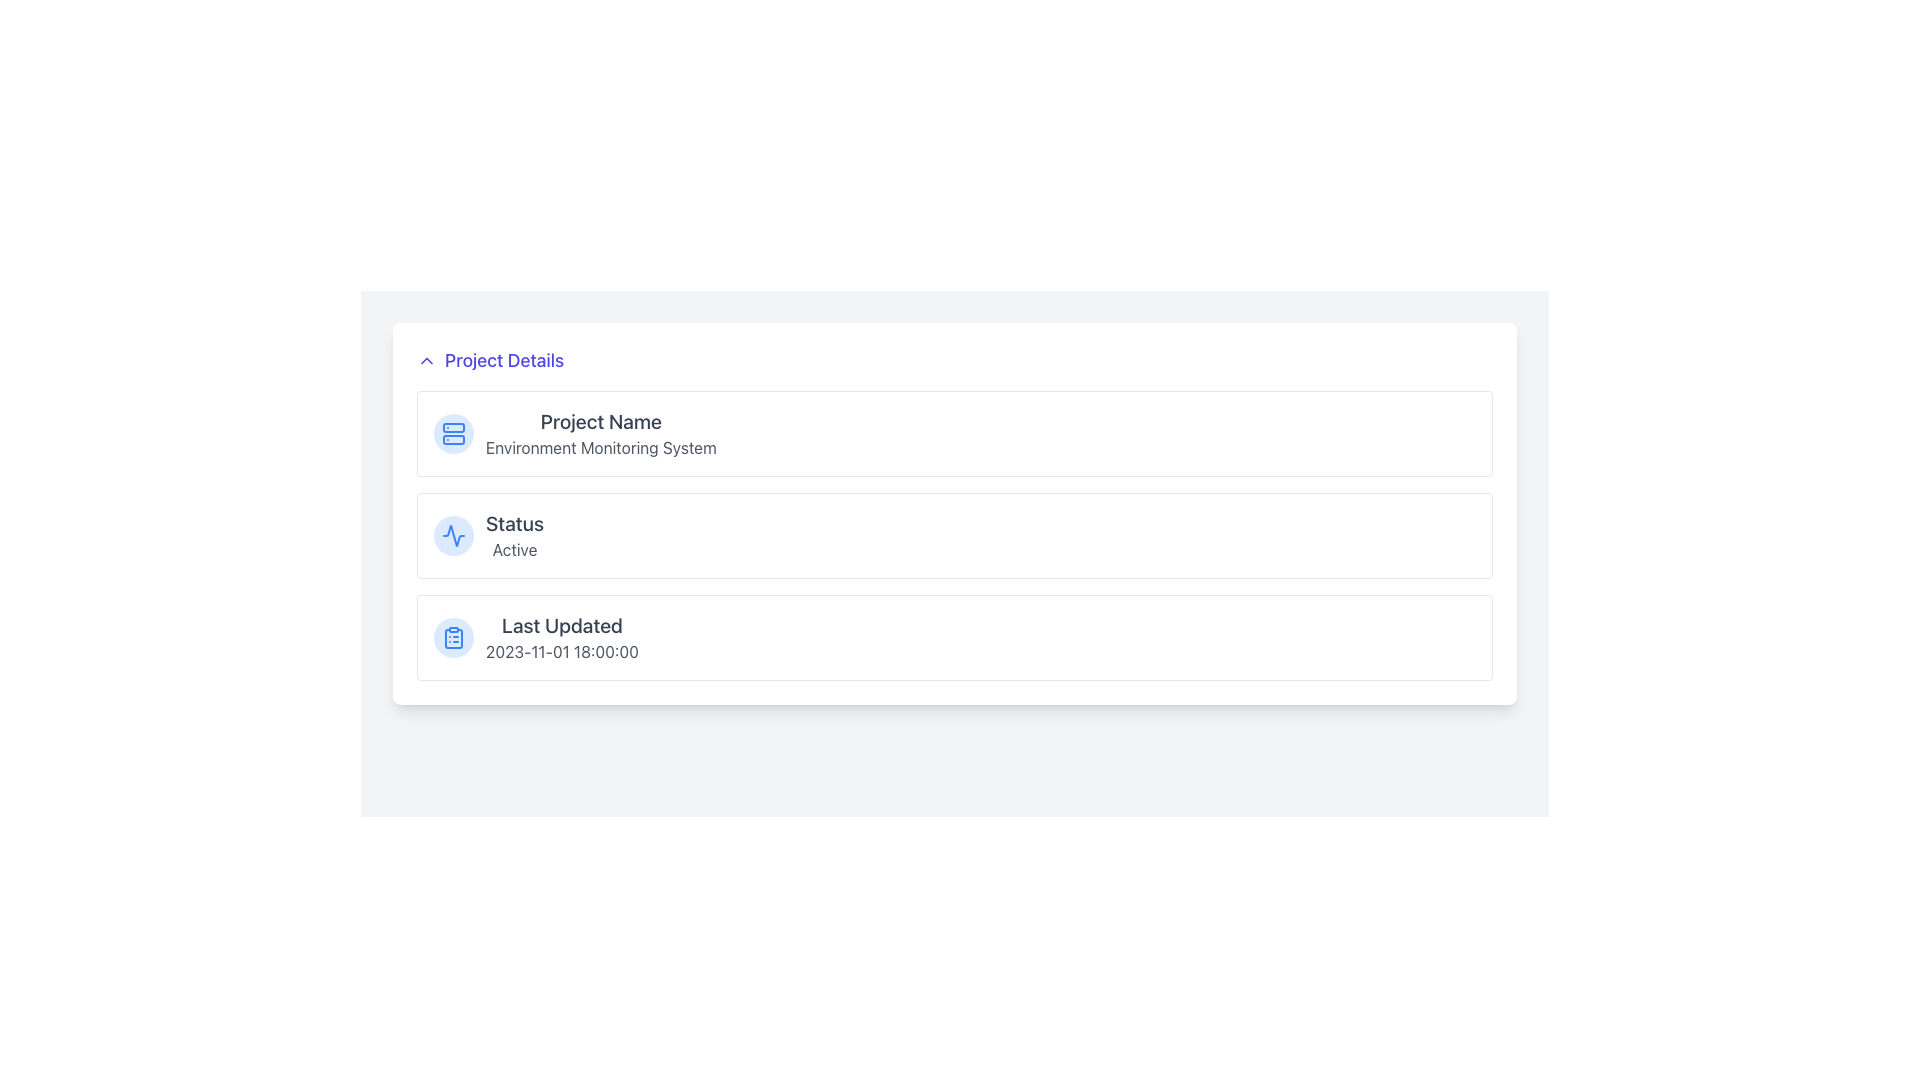 The width and height of the screenshot is (1920, 1080). What do you see at coordinates (453, 535) in the screenshot?
I see `the status icon located to the left of the 'Status' and 'Active' texts, which visually represents the status functionality` at bounding box center [453, 535].